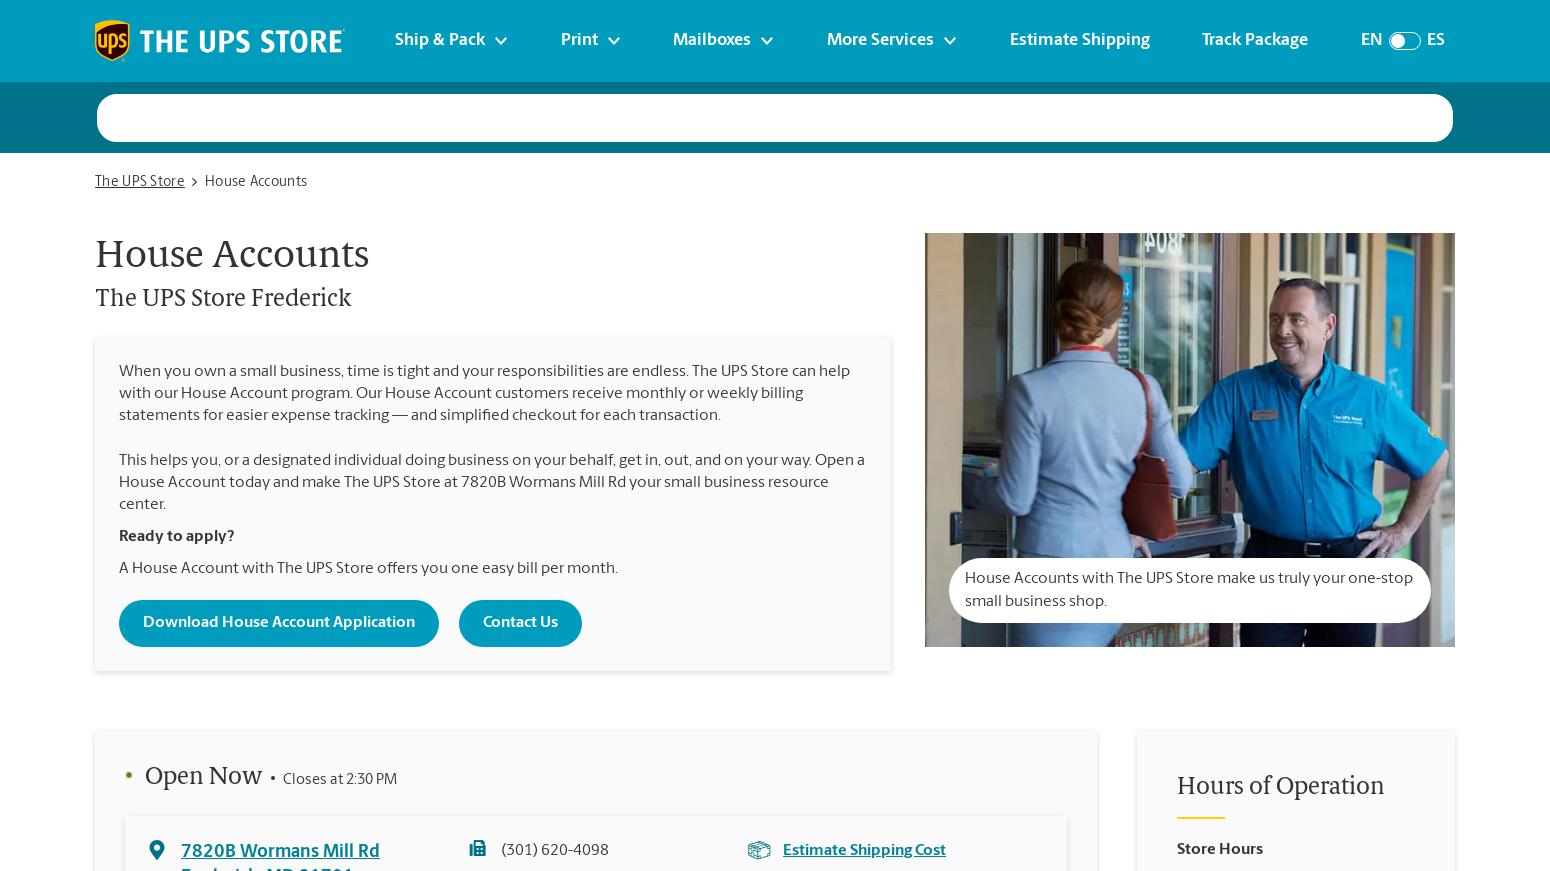  What do you see at coordinates (1370, 38) in the screenshot?
I see `'En'` at bounding box center [1370, 38].